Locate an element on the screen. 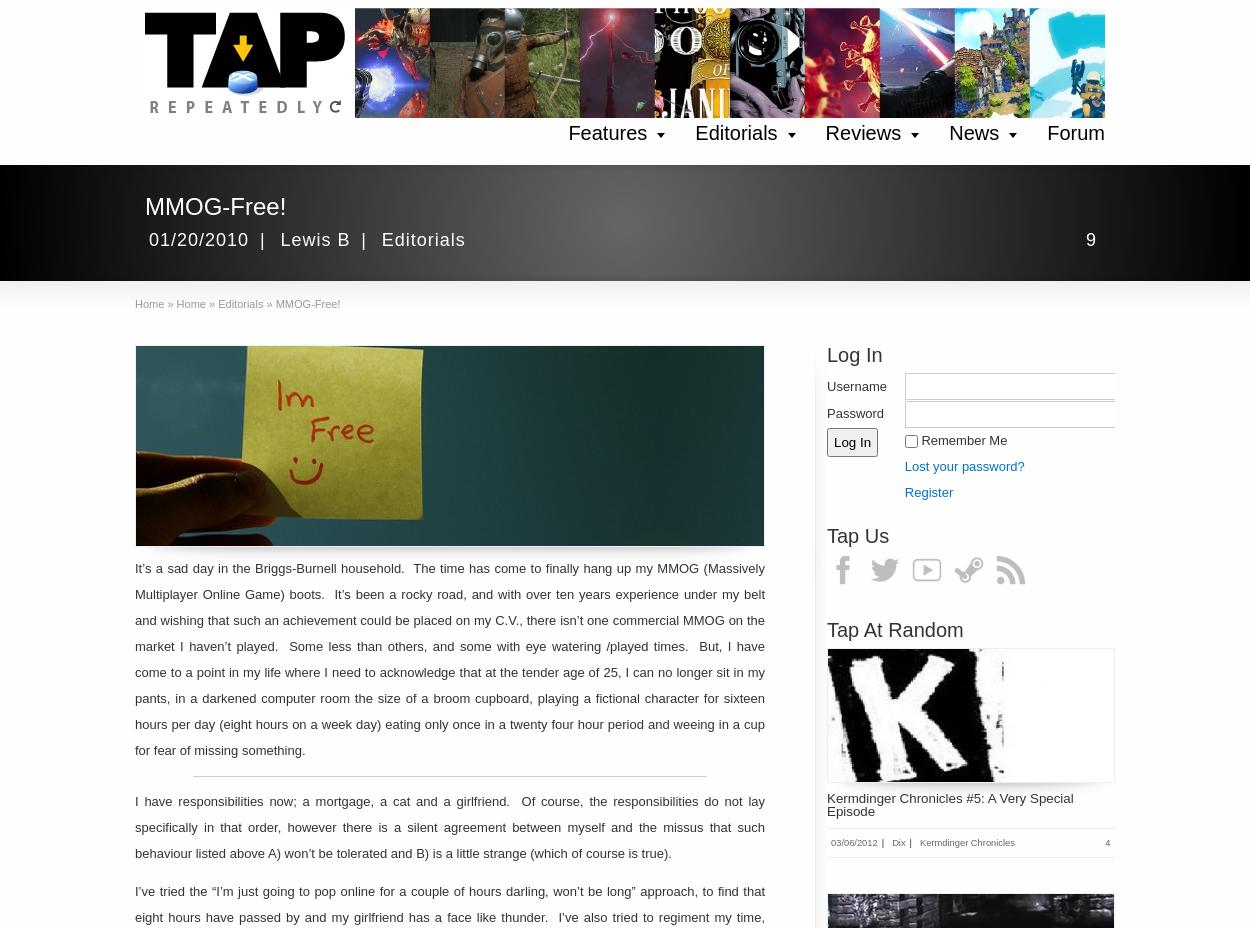 This screenshot has height=928, width=1250. 'It’s a sad day in the Briggs-Burnell household.  The time has come to finally hang up my MMOG (Massively Multiplayer Online Game) boots.  It’s been a rocky road, and with over ten years experience under my belt and wishing that such an achievement could be placed on my C.V., there isn’t one commercial MMOG on the market I haven’t played.  Some less than others, and some with eye watering /played times.  But, I have come to a point in my life where I need to acknowledge that at the tender age of 25, I can no longer sit in my pants, in a darkened computer room the size of a broom cupboard, playing a fictional character for sixteen hours per day (eight hours on a week day) eating only once in a twenty four hour period and weeing in a cup for fear of missing something.' is located at coordinates (135, 659).